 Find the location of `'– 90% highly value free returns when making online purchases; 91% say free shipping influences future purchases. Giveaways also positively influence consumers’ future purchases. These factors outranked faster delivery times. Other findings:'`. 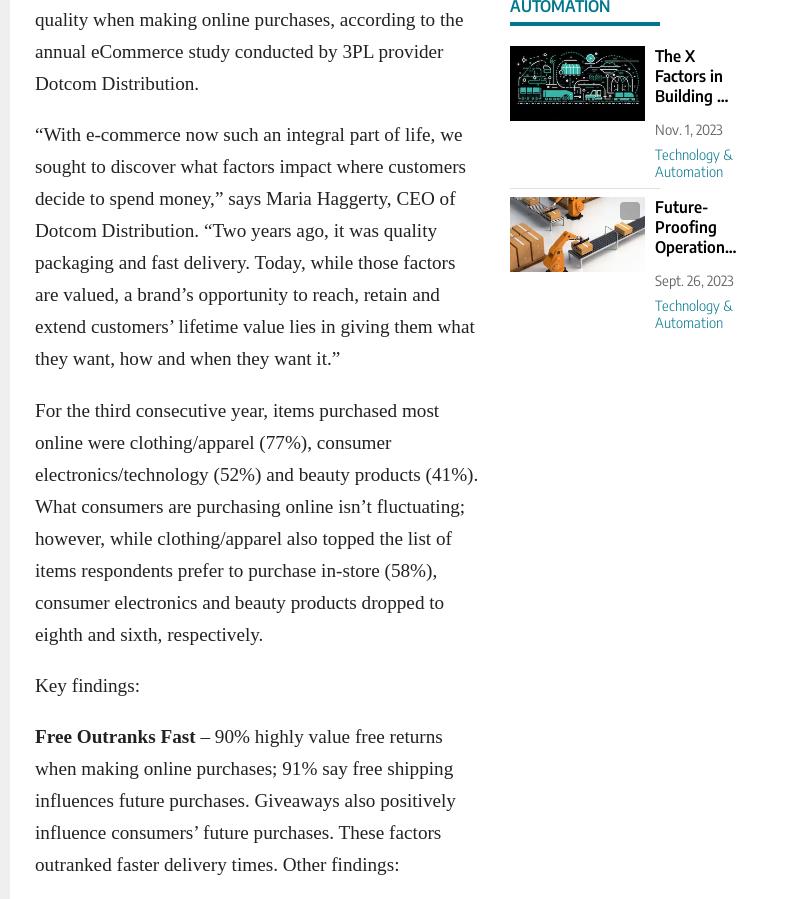

'– 90% highly value free returns when making online purchases; 91% say free shipping influences future purchases. Giveaways also positively influence consumers’ future purchases. These factors outranked faster delivery times. Other findings:' is located at coordinates (244, 800).